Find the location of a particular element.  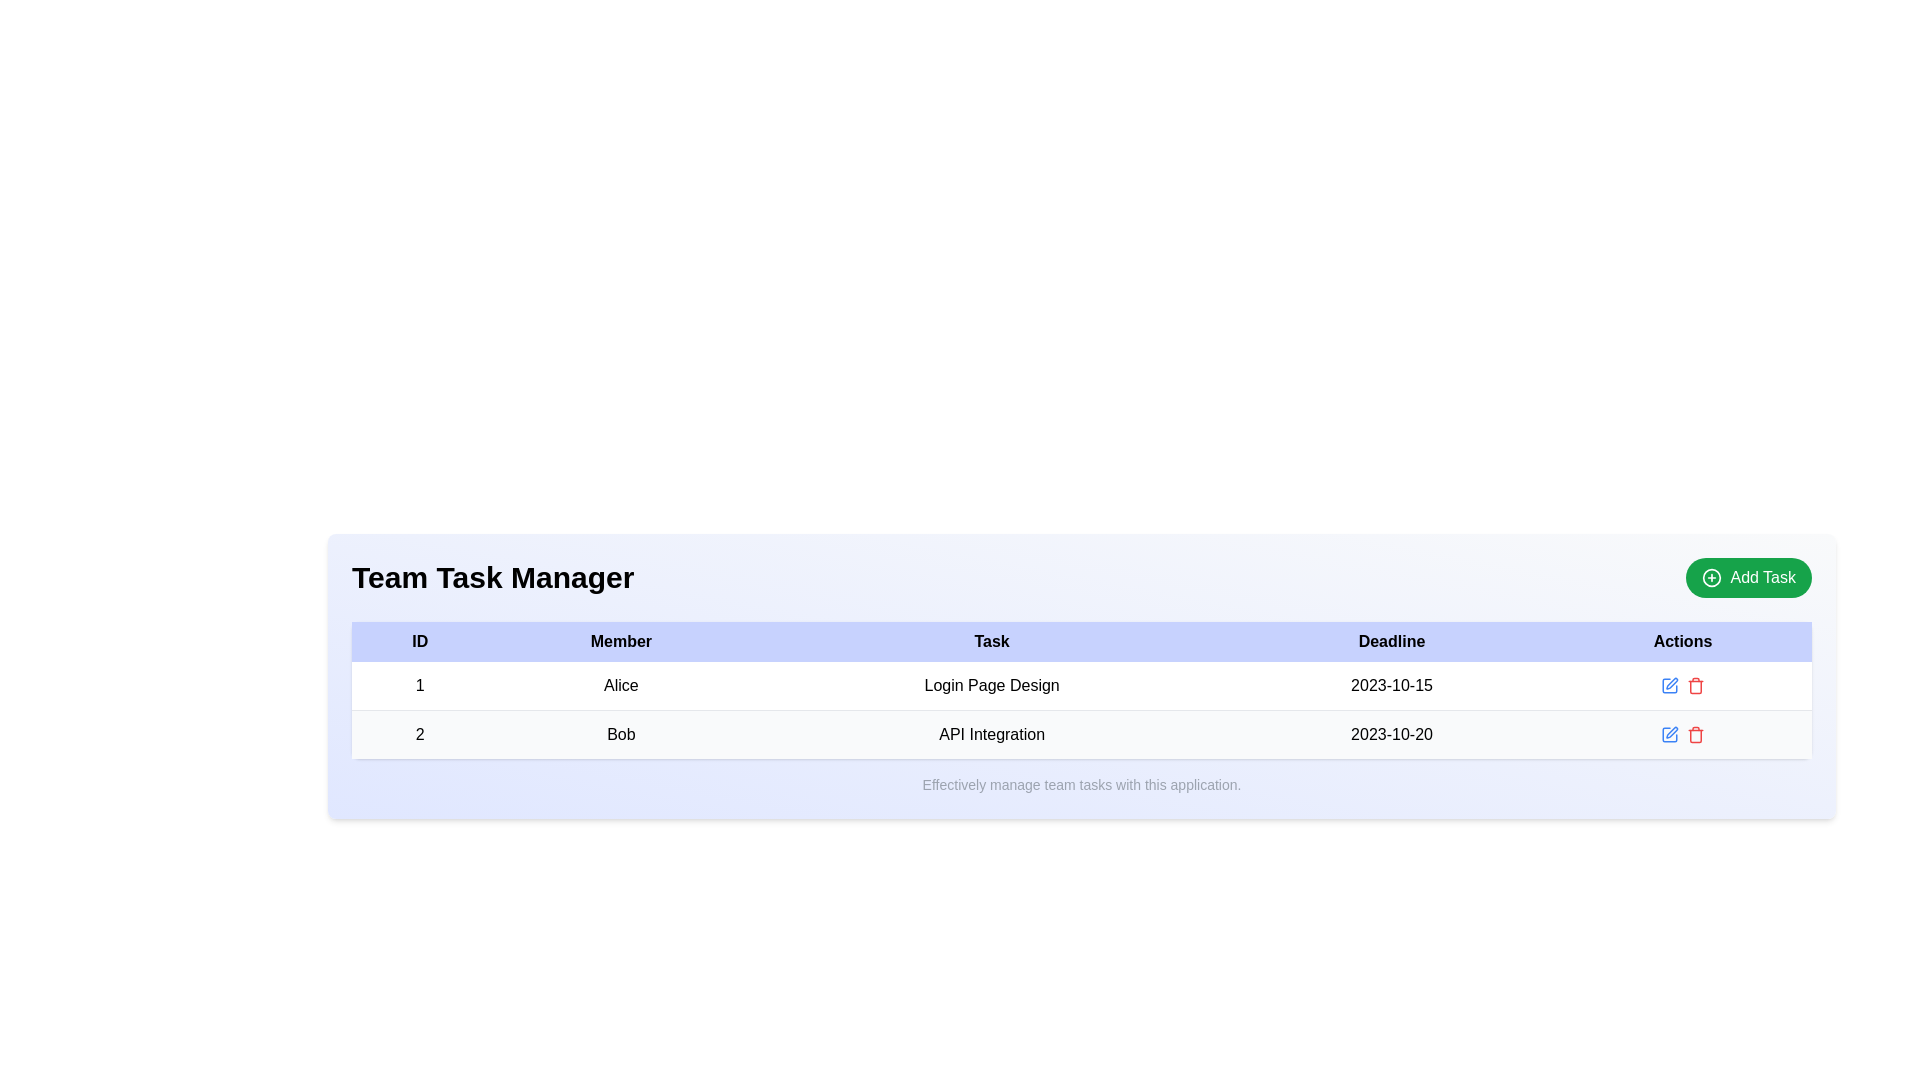

the first row of the task management system table is located at coordinates (1080, 685).